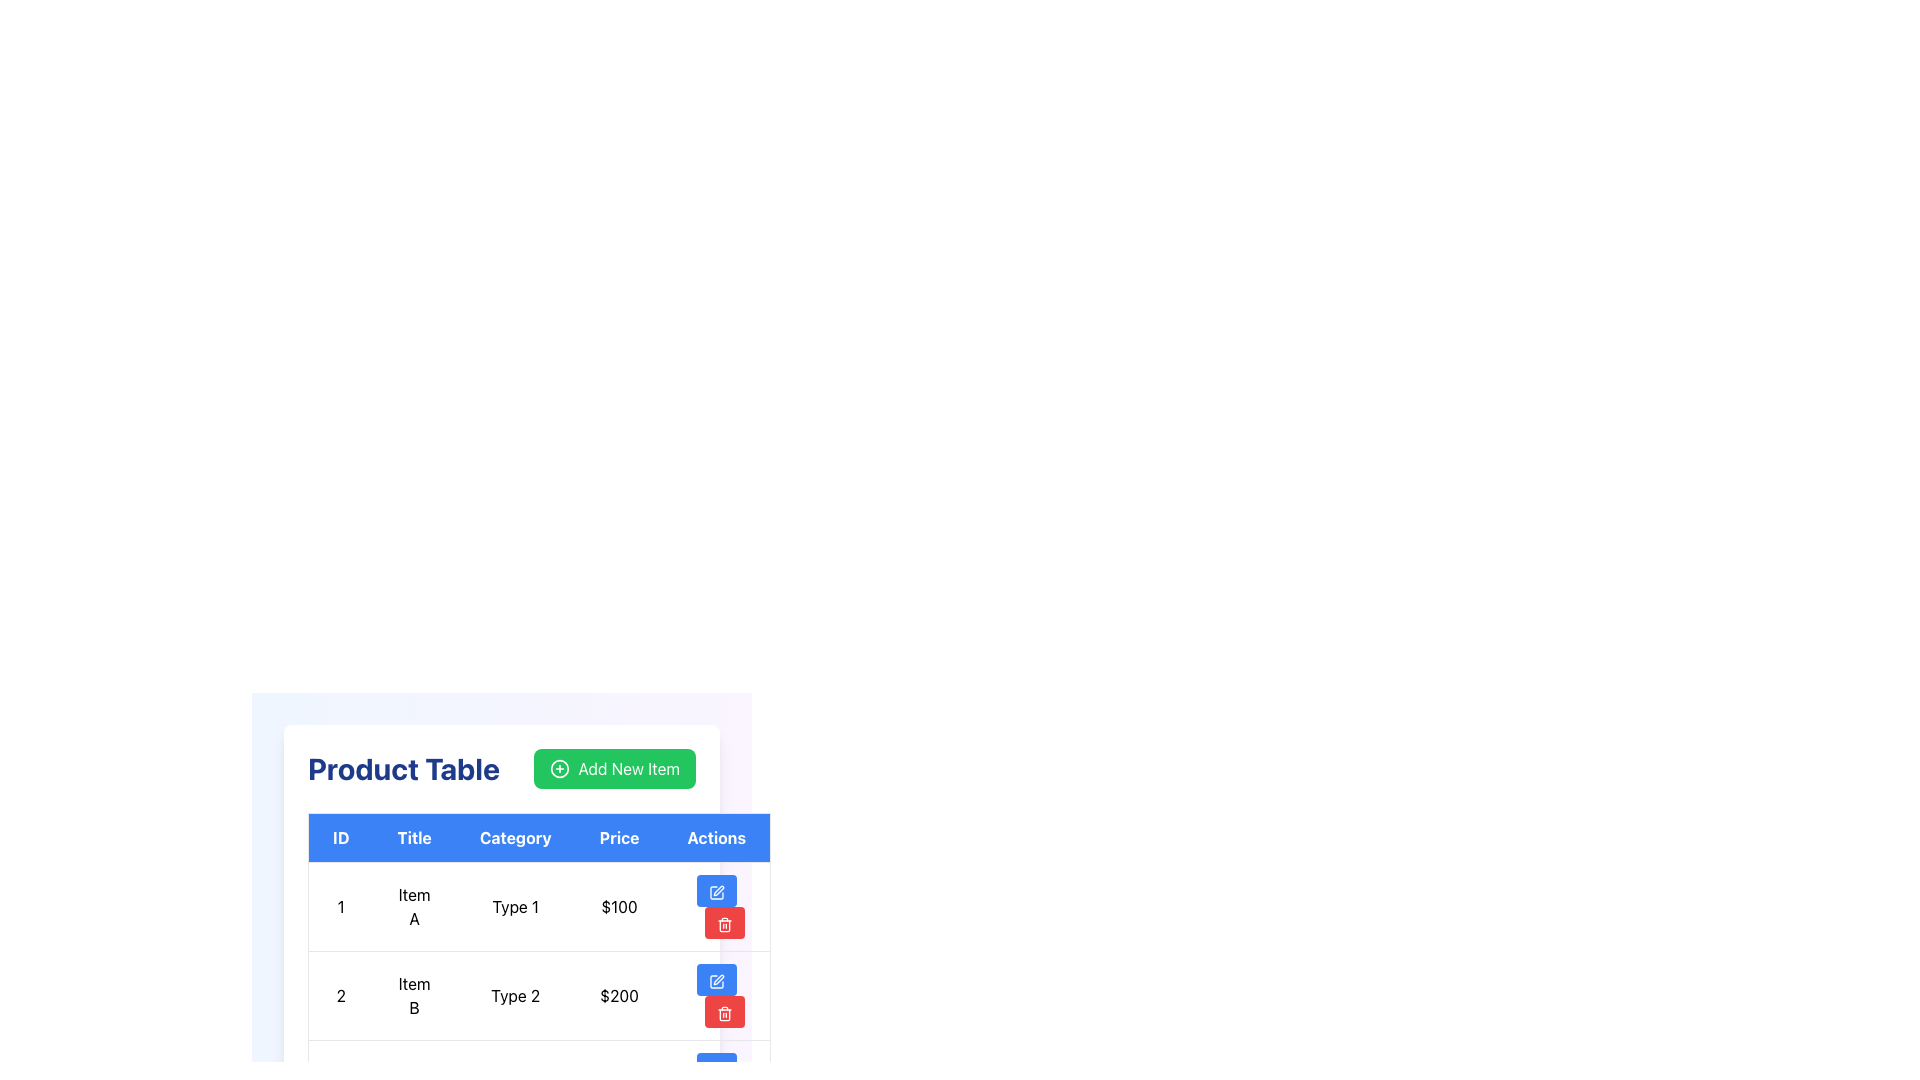 This screenshot has width=1920, height=1080. I want to click on the green 'Add New Item' button with a plus sign icon, so click(614, 767).